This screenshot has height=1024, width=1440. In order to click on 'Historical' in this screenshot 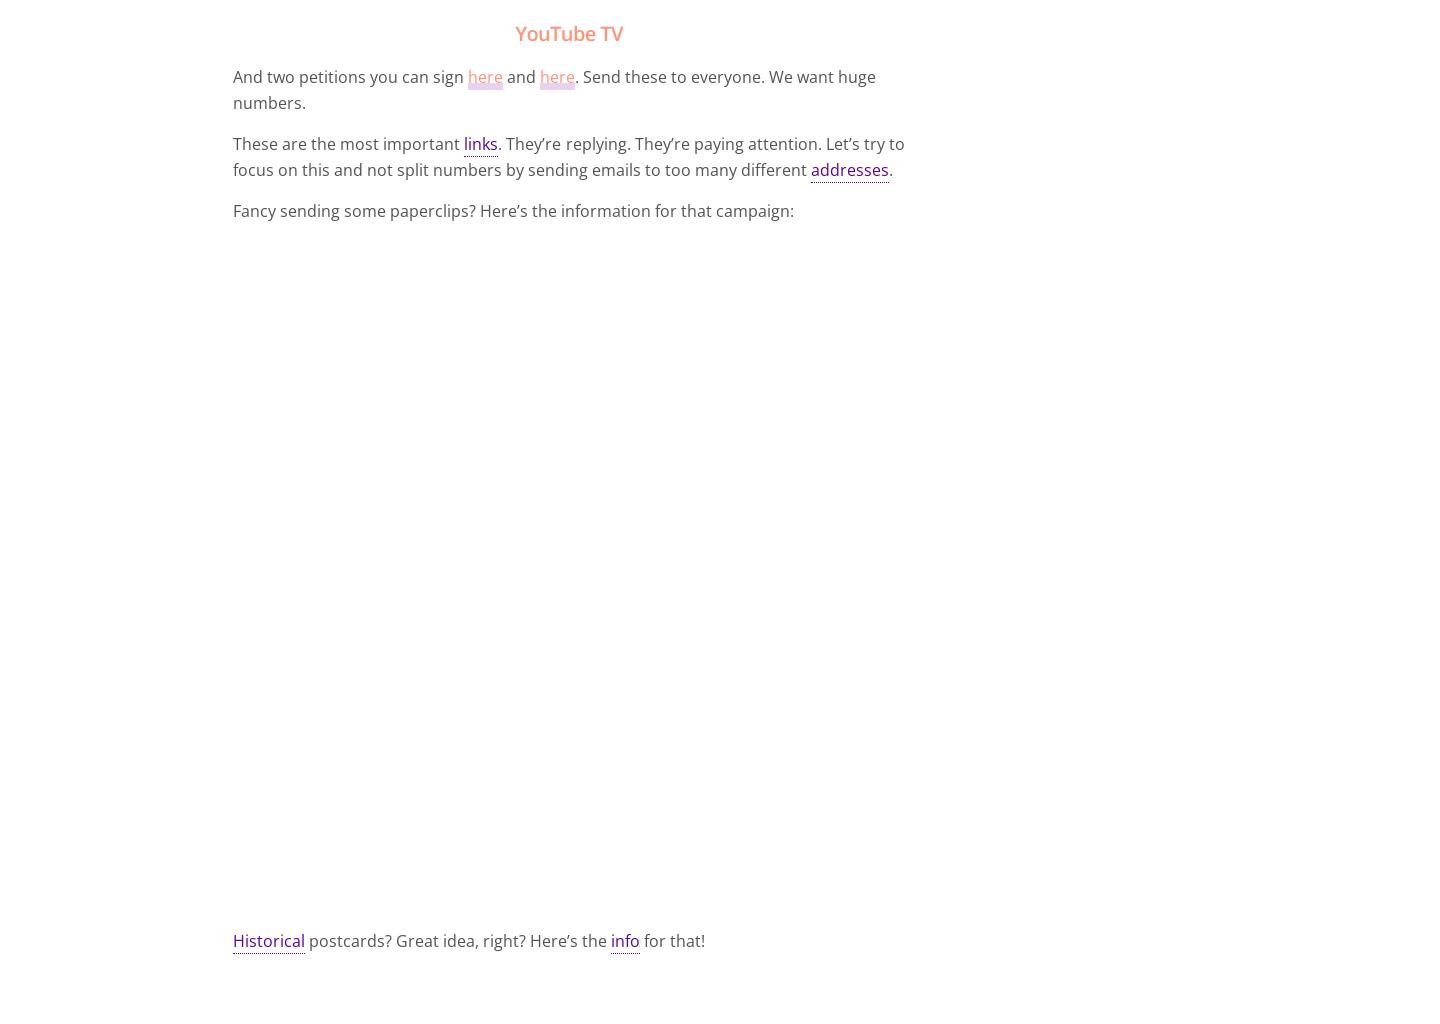, I will do `click(267, 940)`.